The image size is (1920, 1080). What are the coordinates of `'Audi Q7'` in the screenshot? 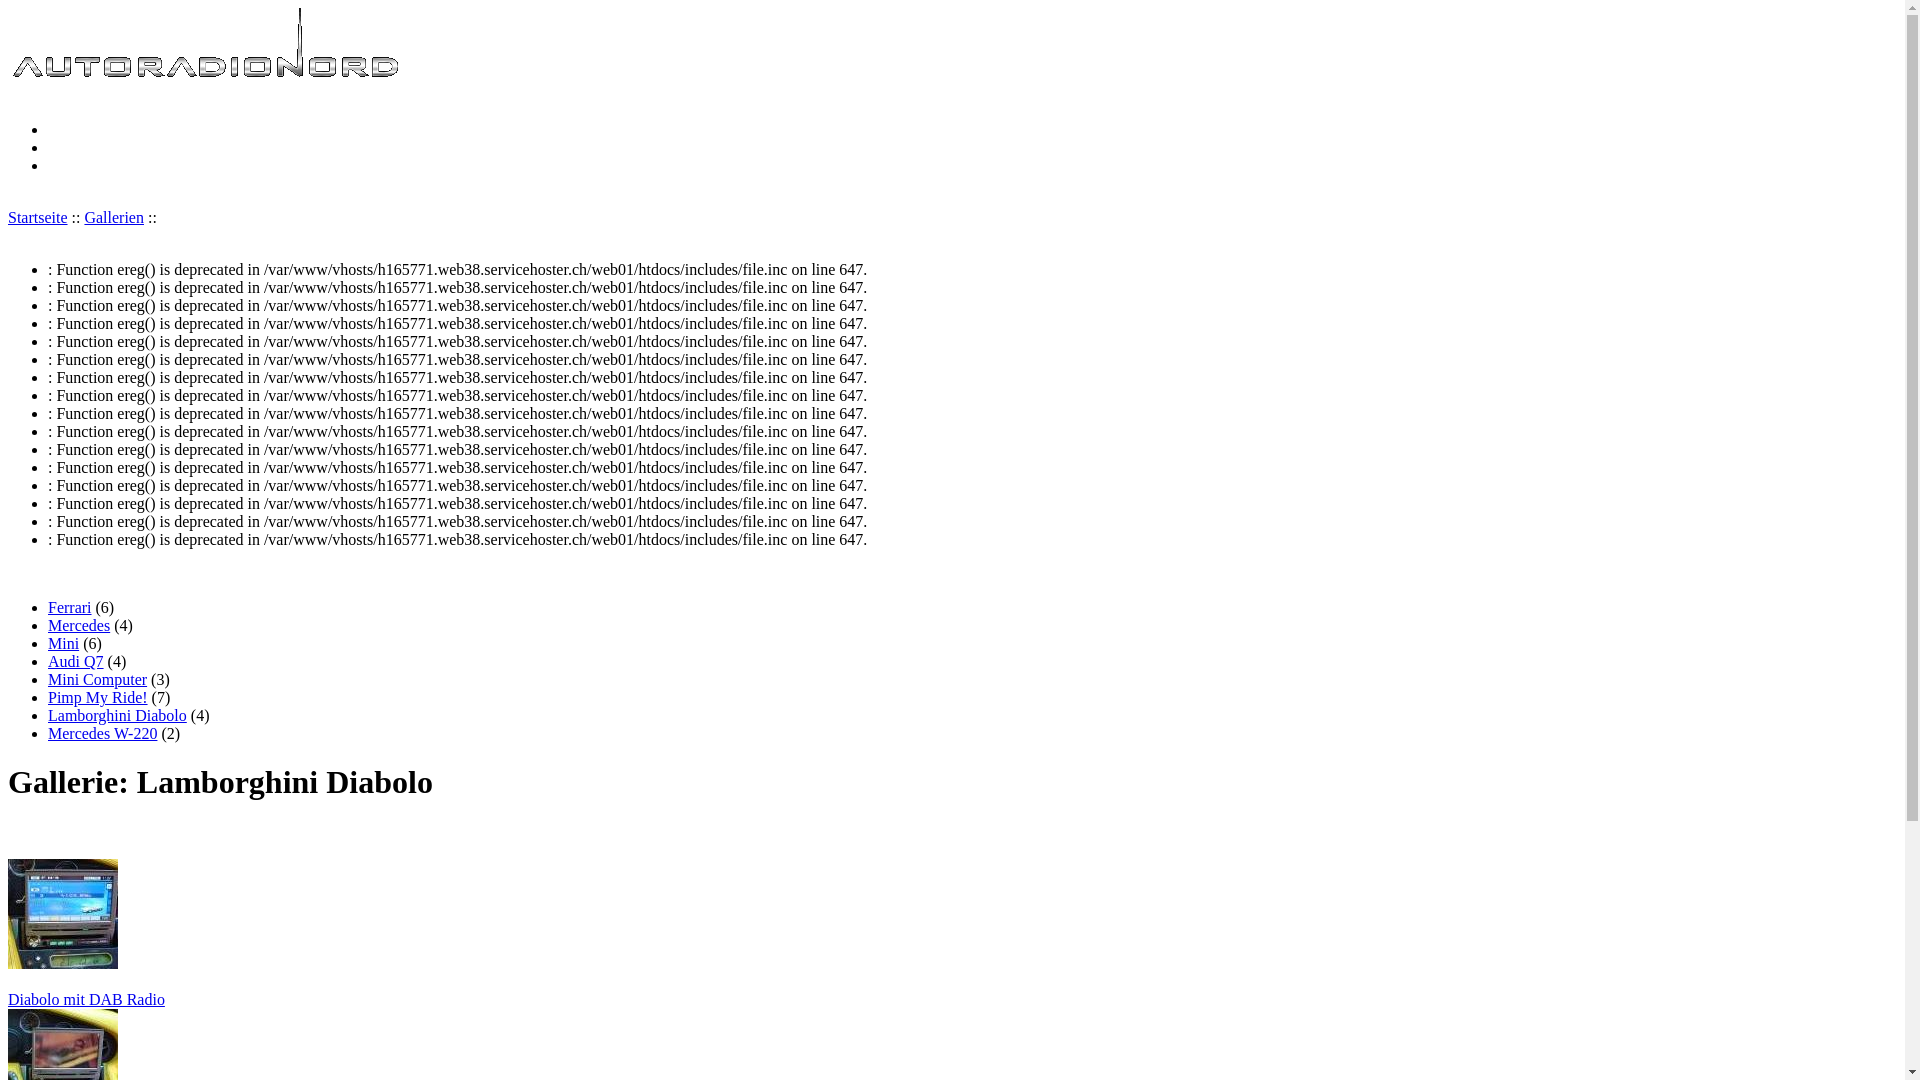 It's located at (76, 661).